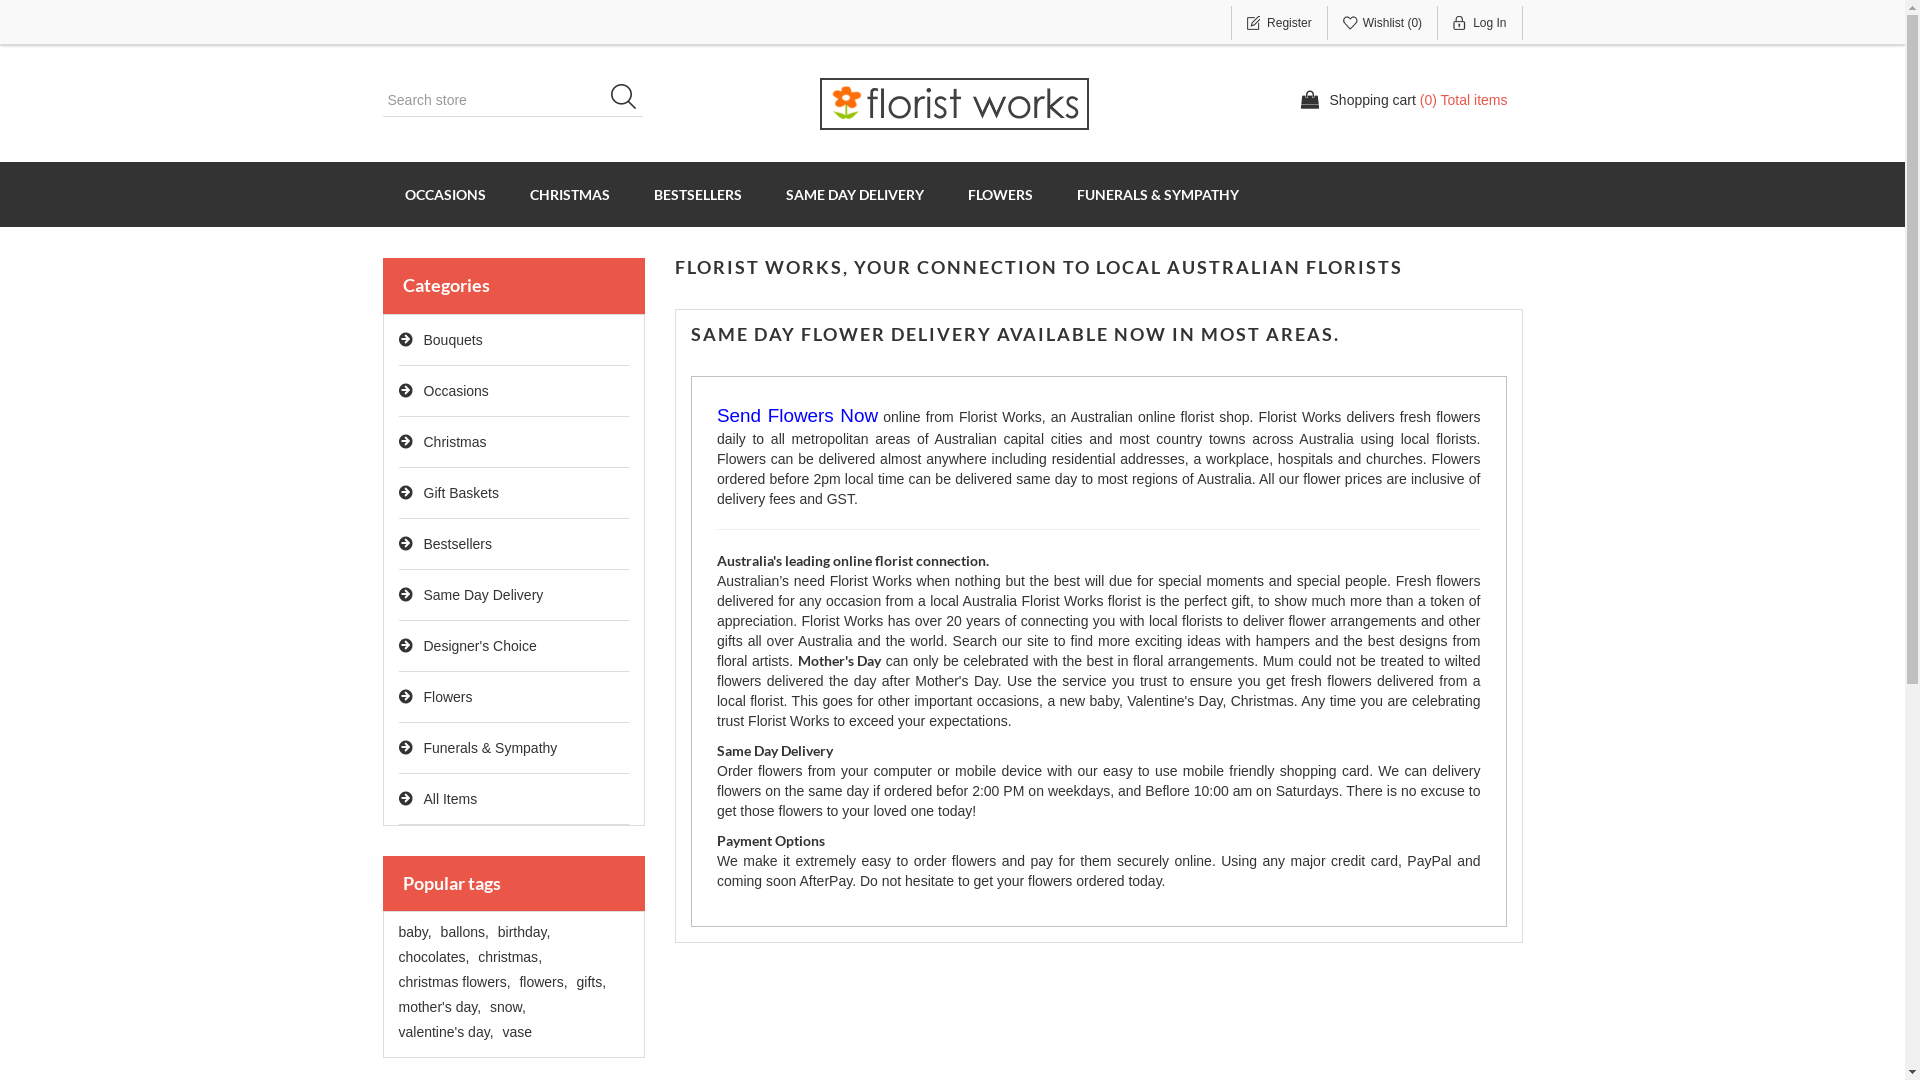 This screenshot has width=1920, height=1080. I want to click on 'Christmas', so click(513, 441).